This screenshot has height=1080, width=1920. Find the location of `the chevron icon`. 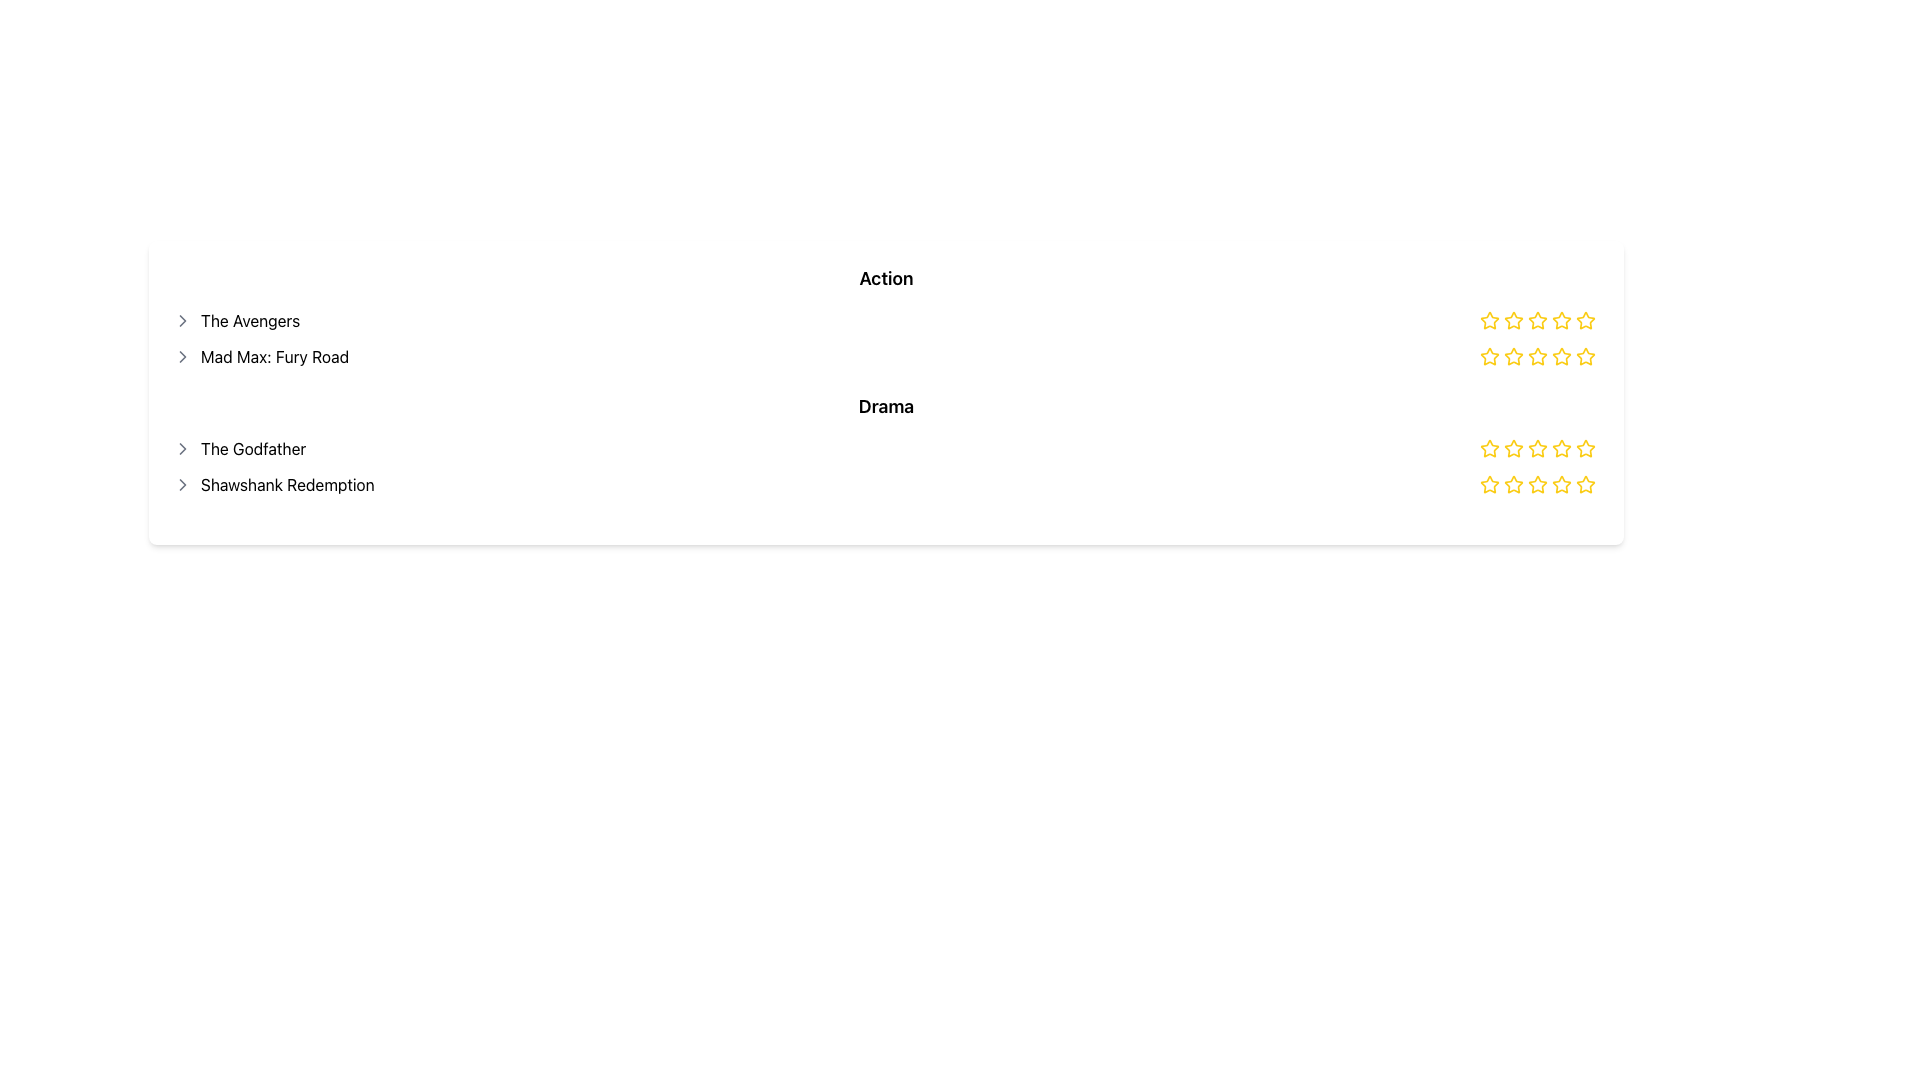

the chevron icon is located at coordinates (182, 485).